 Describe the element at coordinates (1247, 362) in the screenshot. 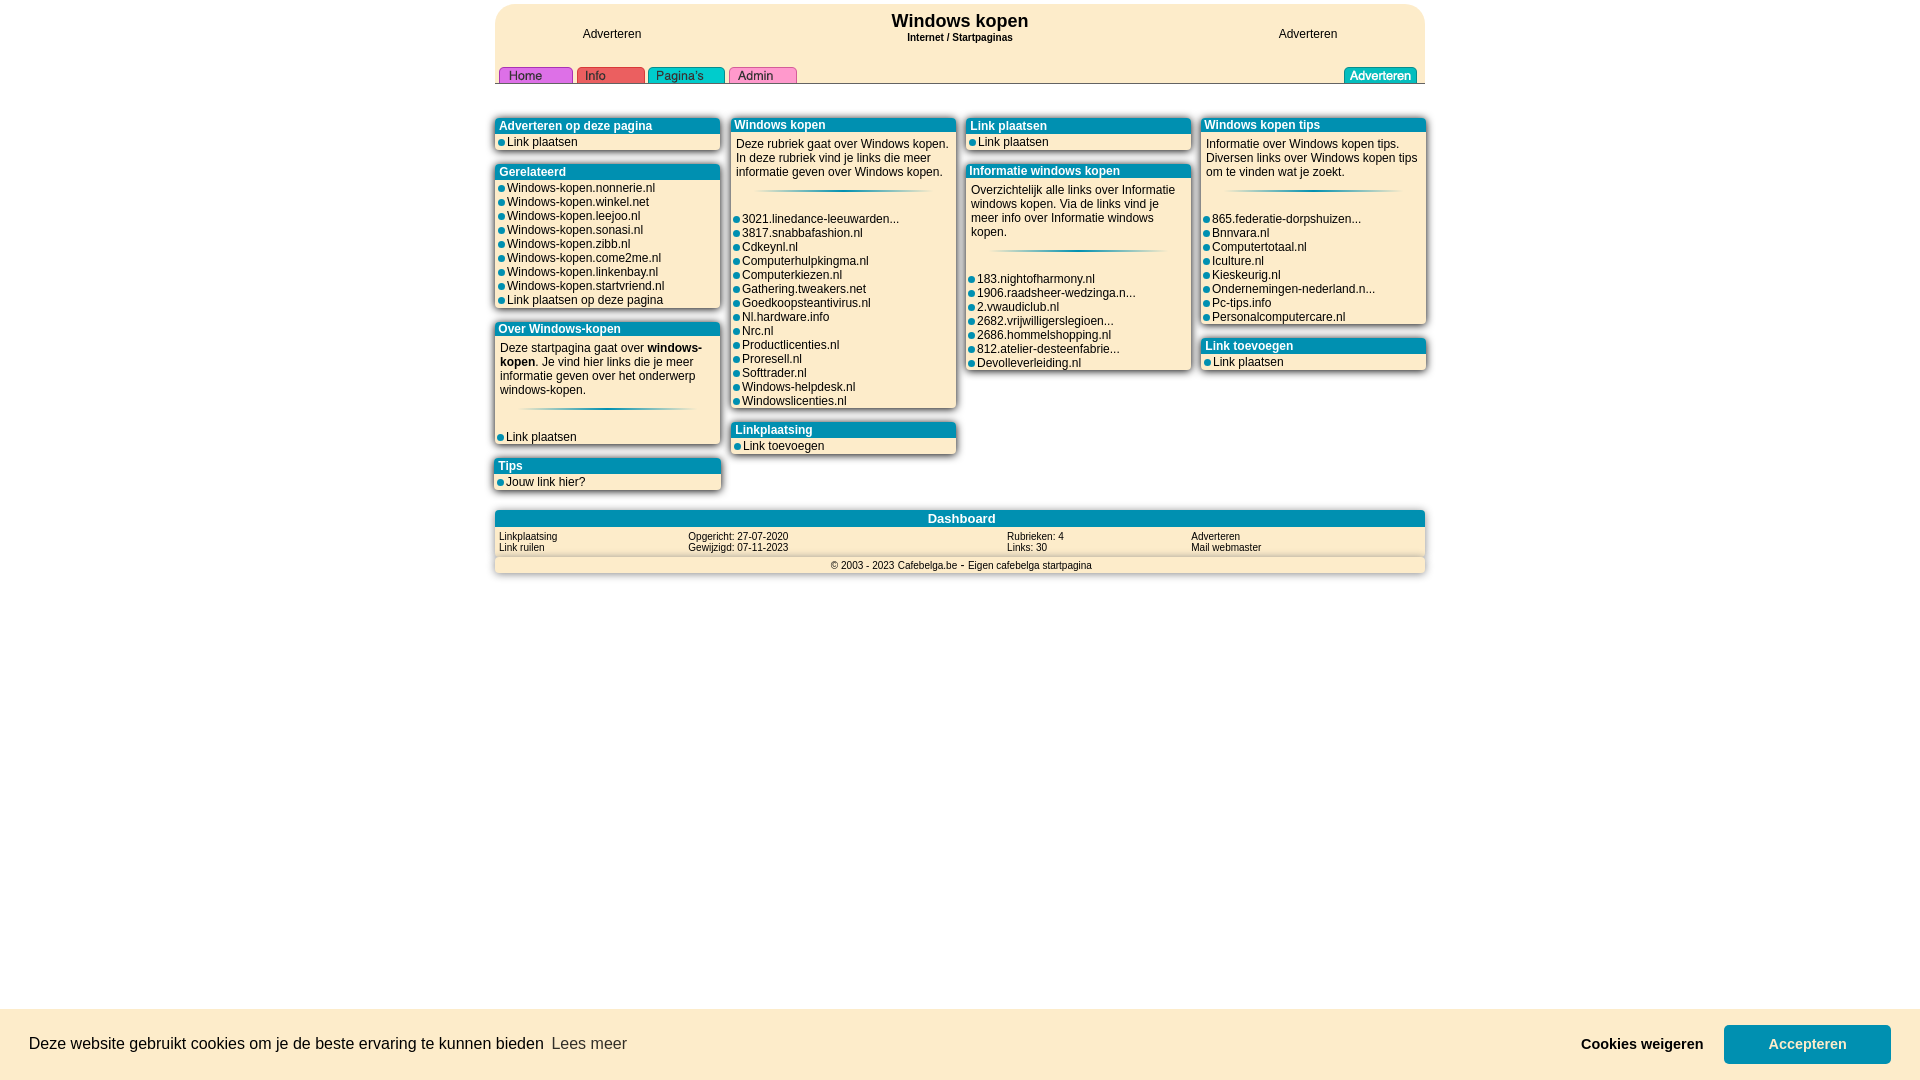

I see `'Link plaatsen'` at that location.